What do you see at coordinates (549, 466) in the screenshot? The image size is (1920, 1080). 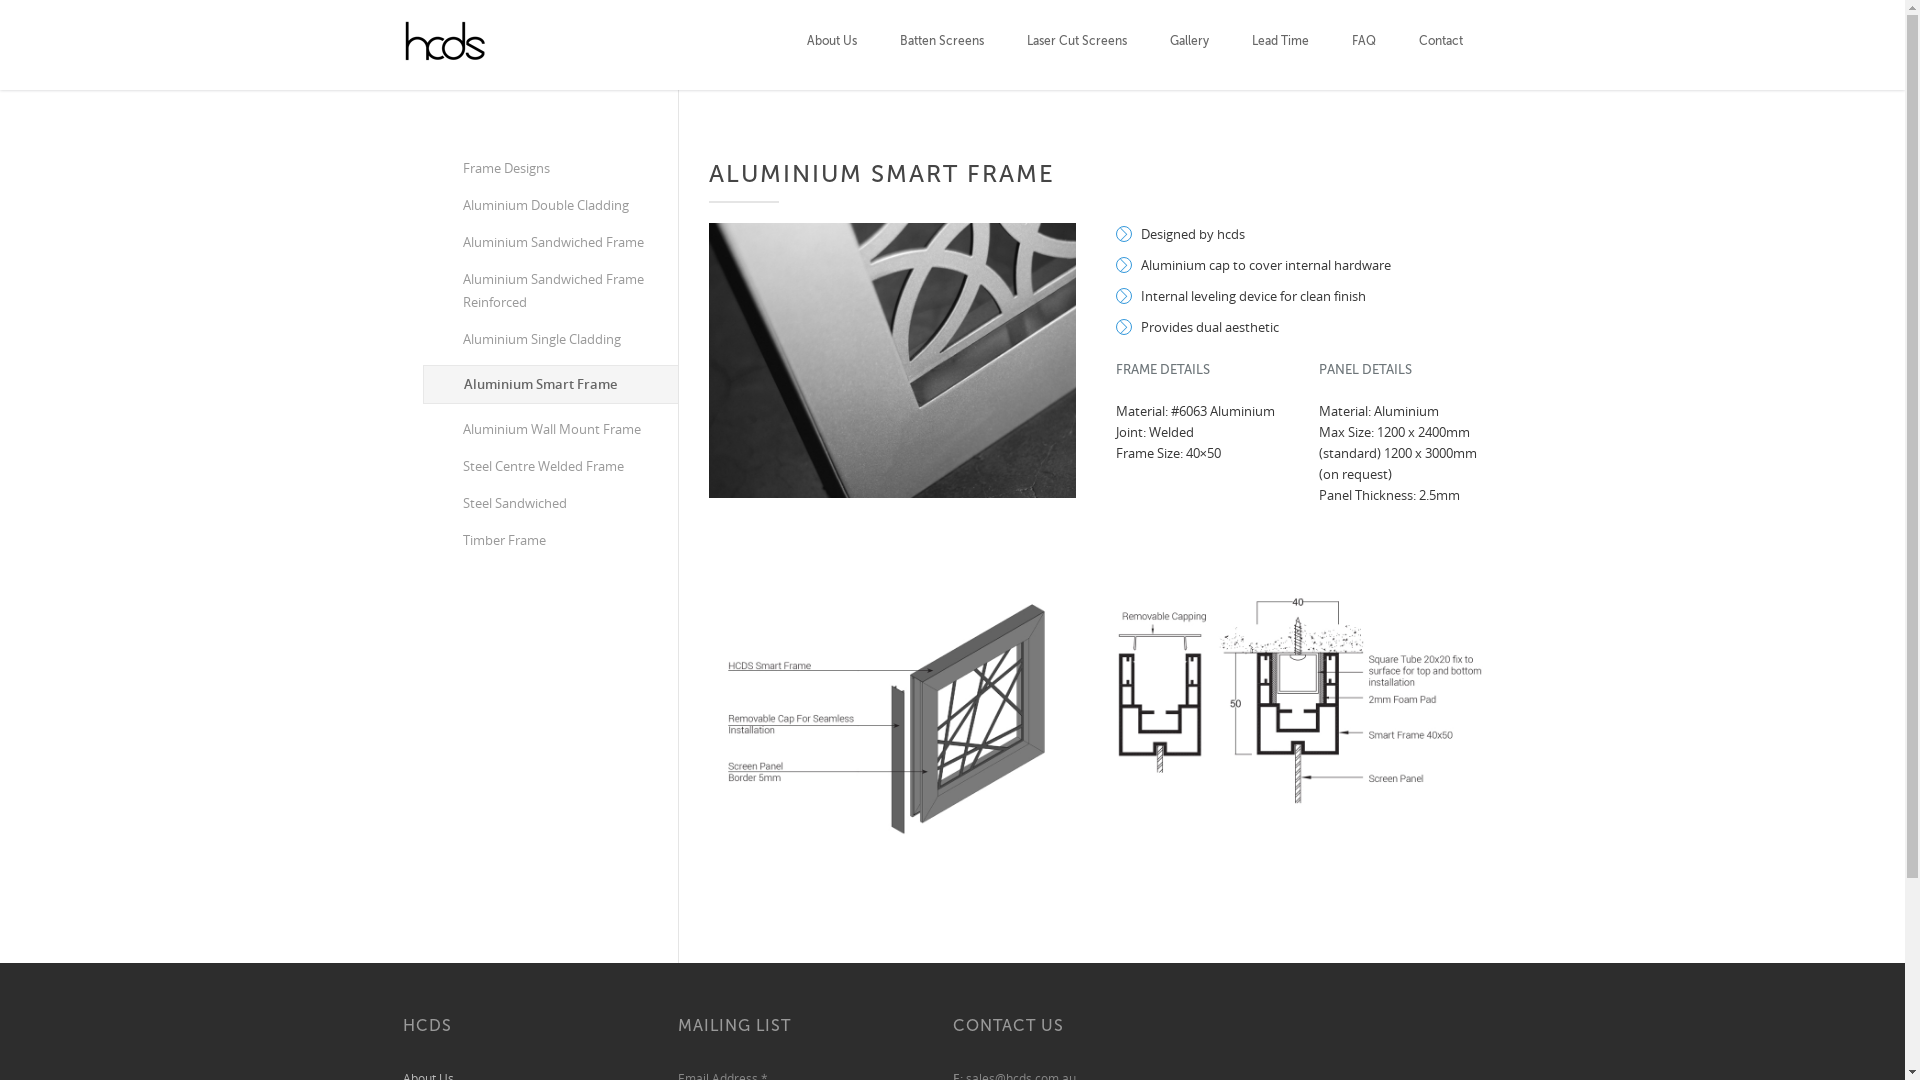 I see `'Steel Centre Welded Frame'` at bounding box center [549, 466].